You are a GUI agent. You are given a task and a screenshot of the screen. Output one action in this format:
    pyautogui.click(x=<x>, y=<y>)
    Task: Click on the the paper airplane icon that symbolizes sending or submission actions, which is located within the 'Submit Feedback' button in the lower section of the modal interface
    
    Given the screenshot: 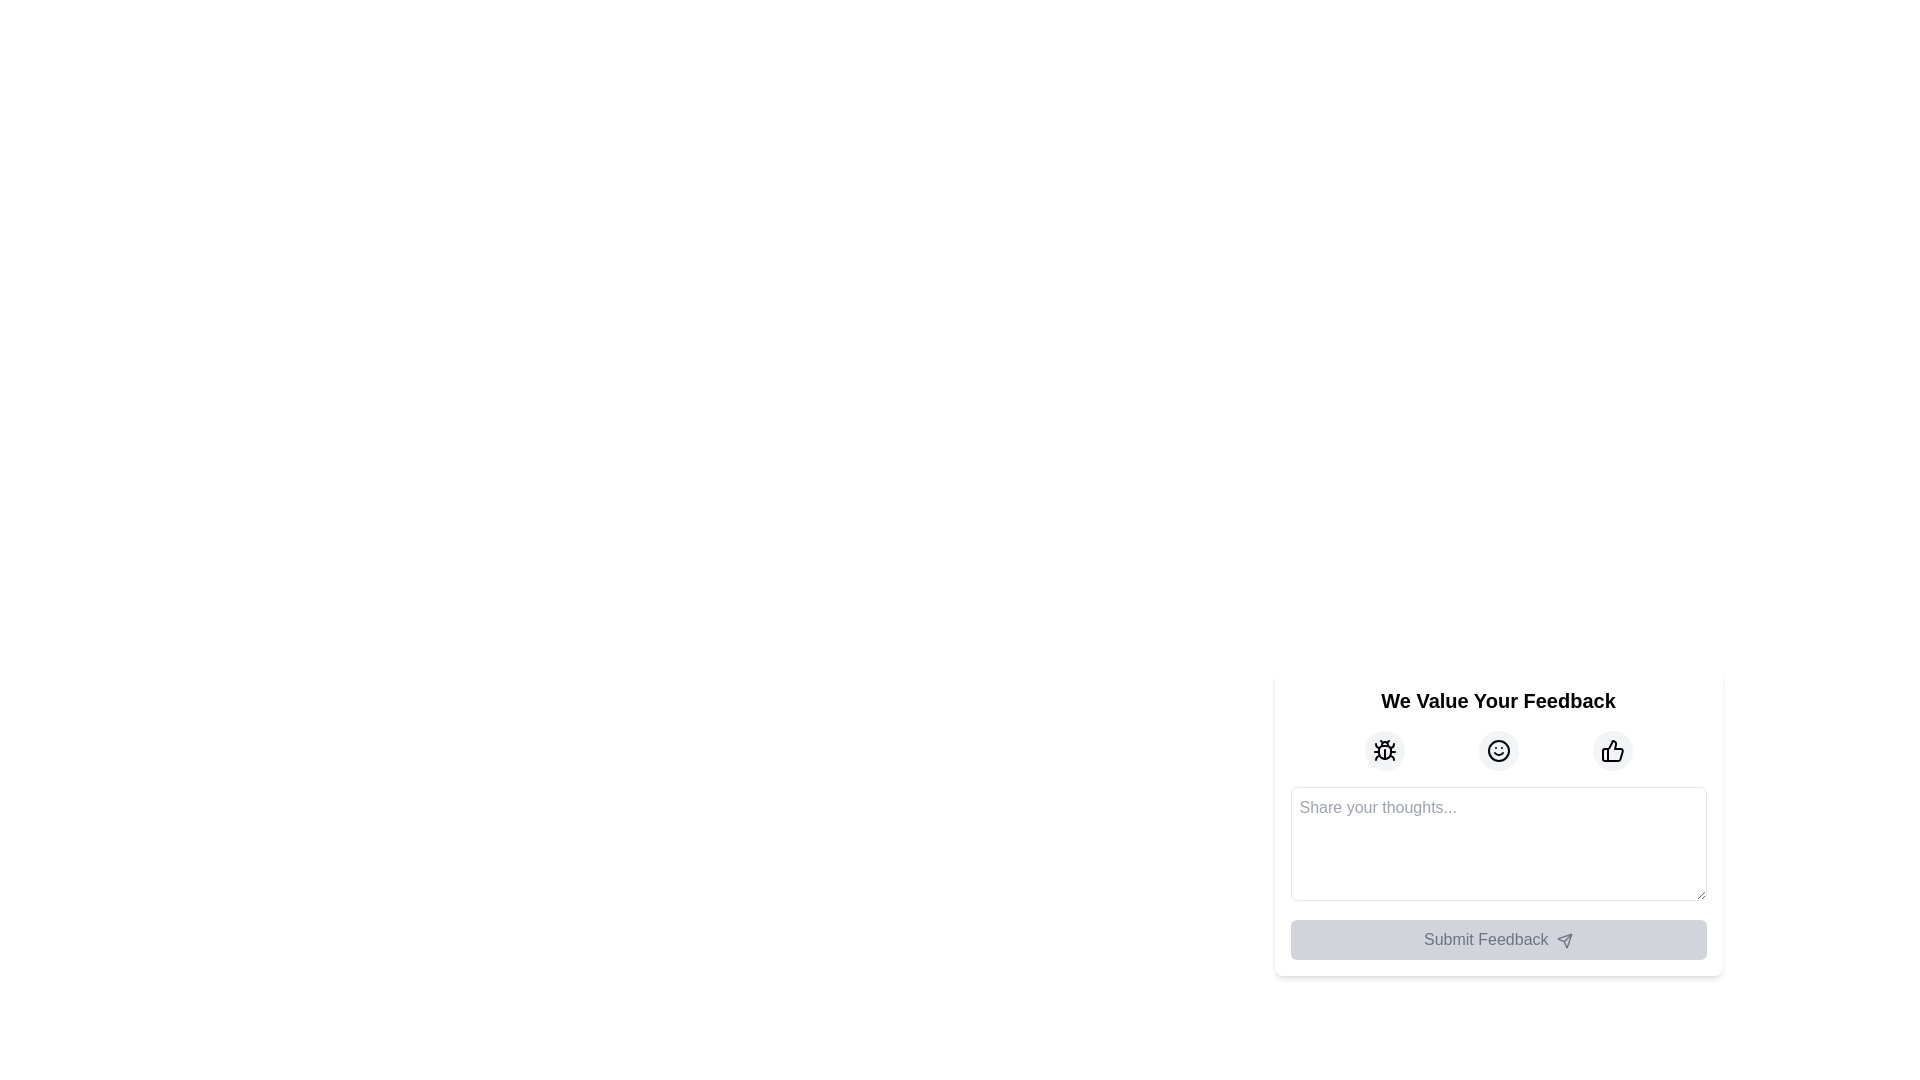 What is the action you would take?
    pyautogui.click(x=1563, y=940)
    